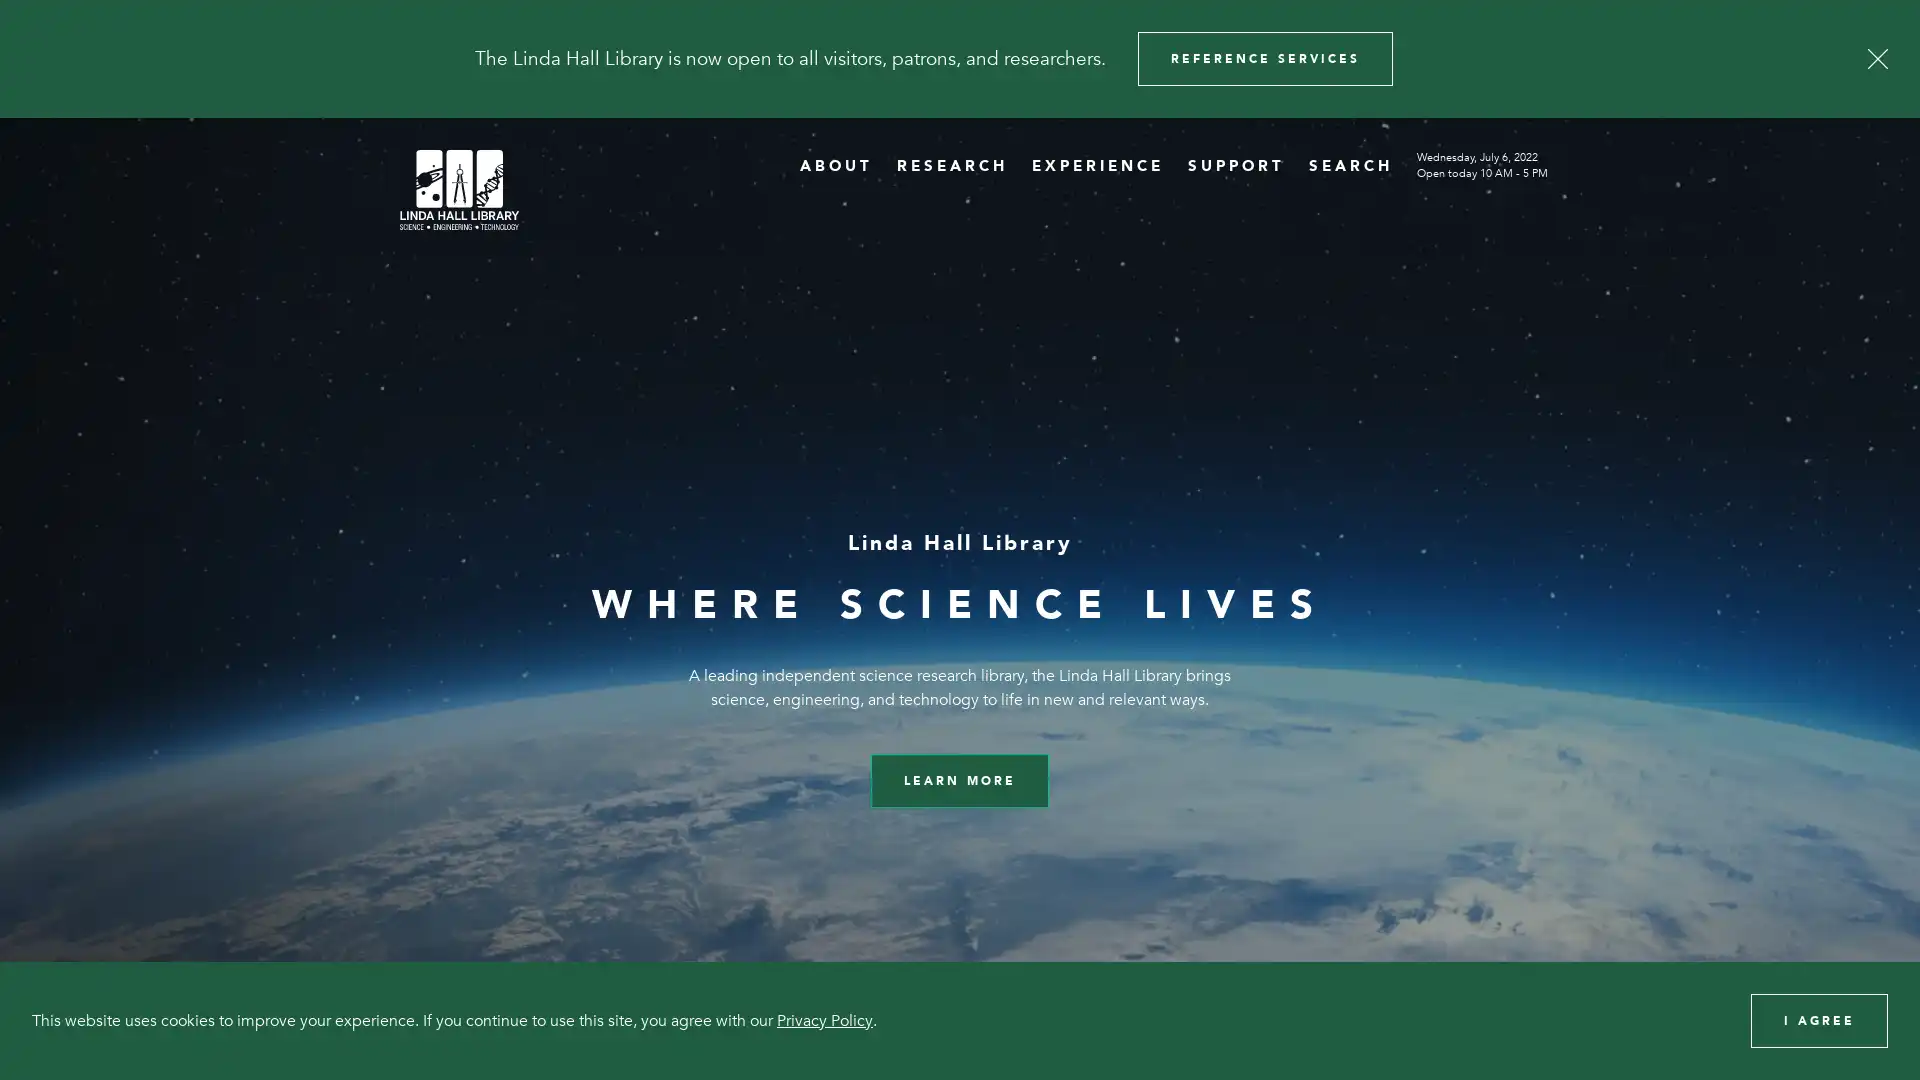 Image resolution: width=1920 pixels, height=1080 pixels. Describe the element at coordinates (1235, 164) in the screenshot. I see `SUPPORT` at that location.